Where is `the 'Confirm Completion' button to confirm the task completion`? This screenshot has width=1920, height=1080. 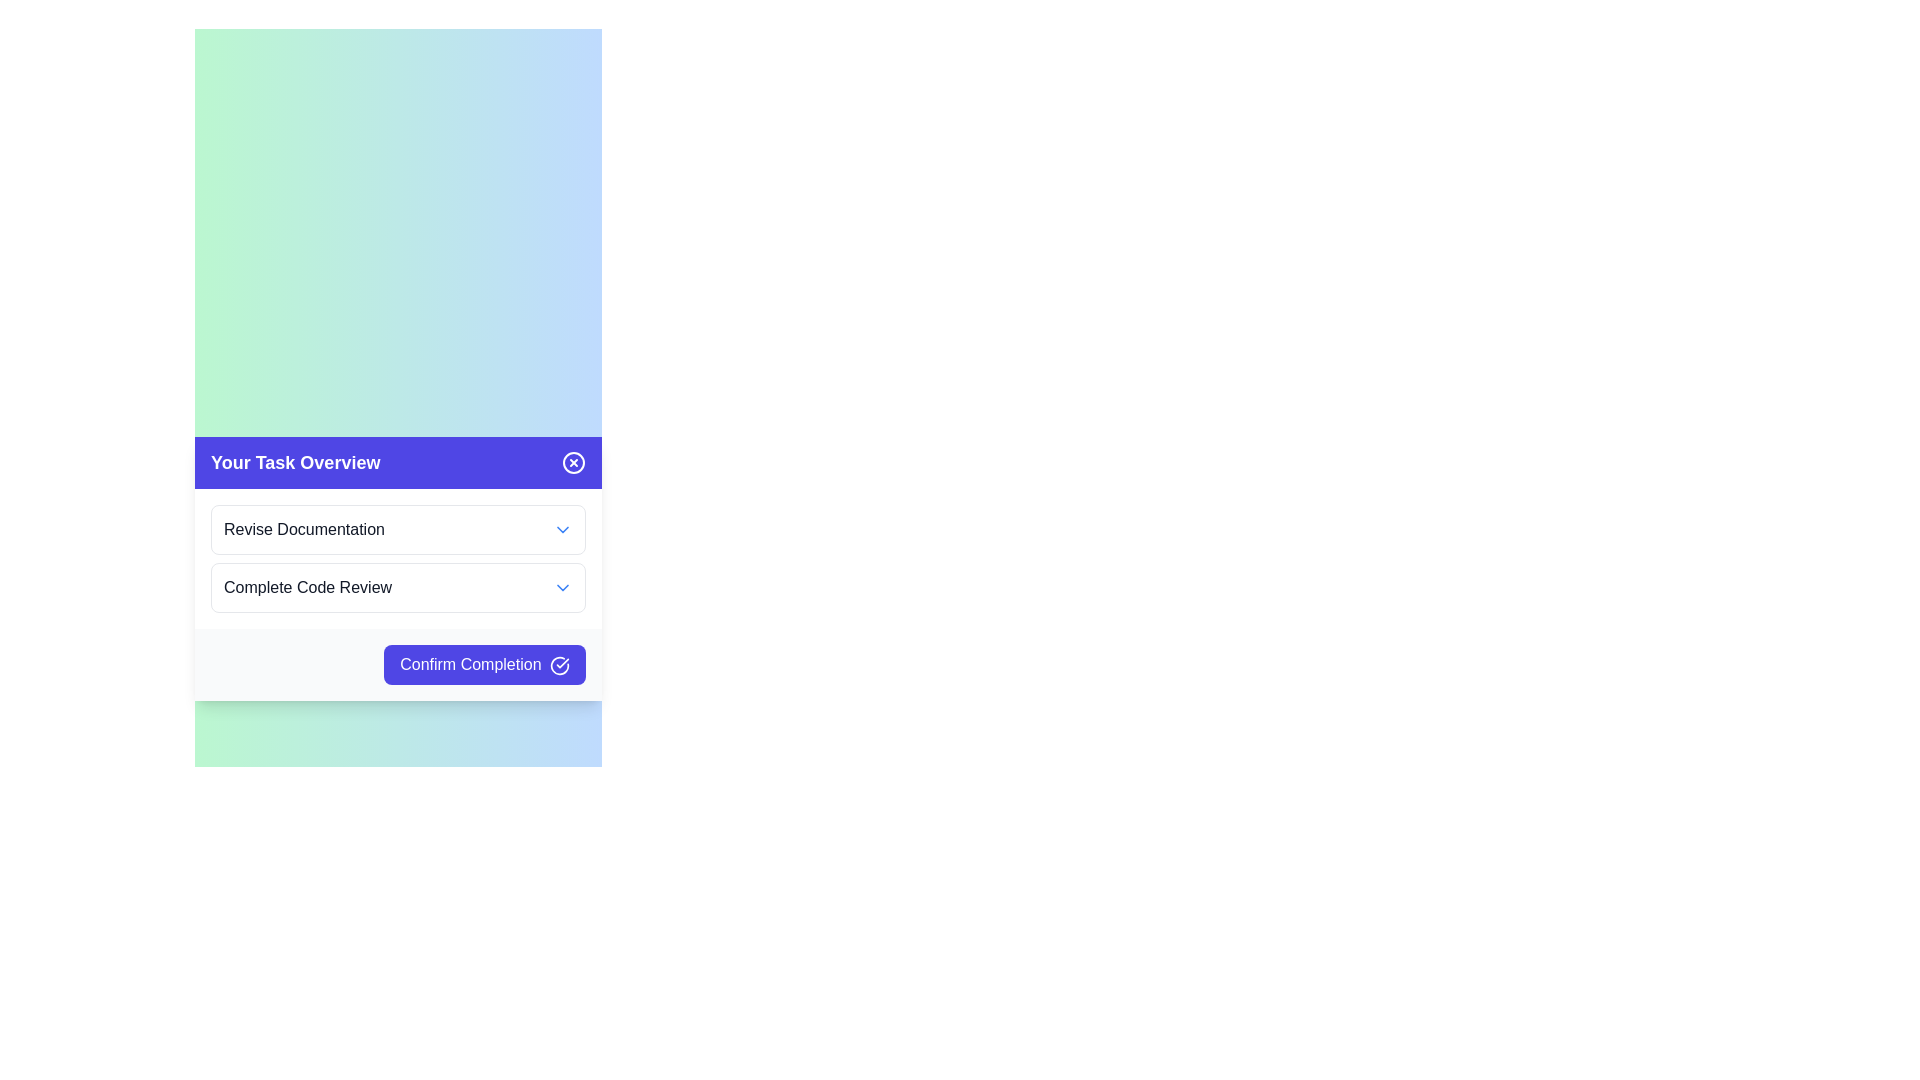 the 'Confirm Completion' button to confirm the task completion is located at coordinates (484, 664).